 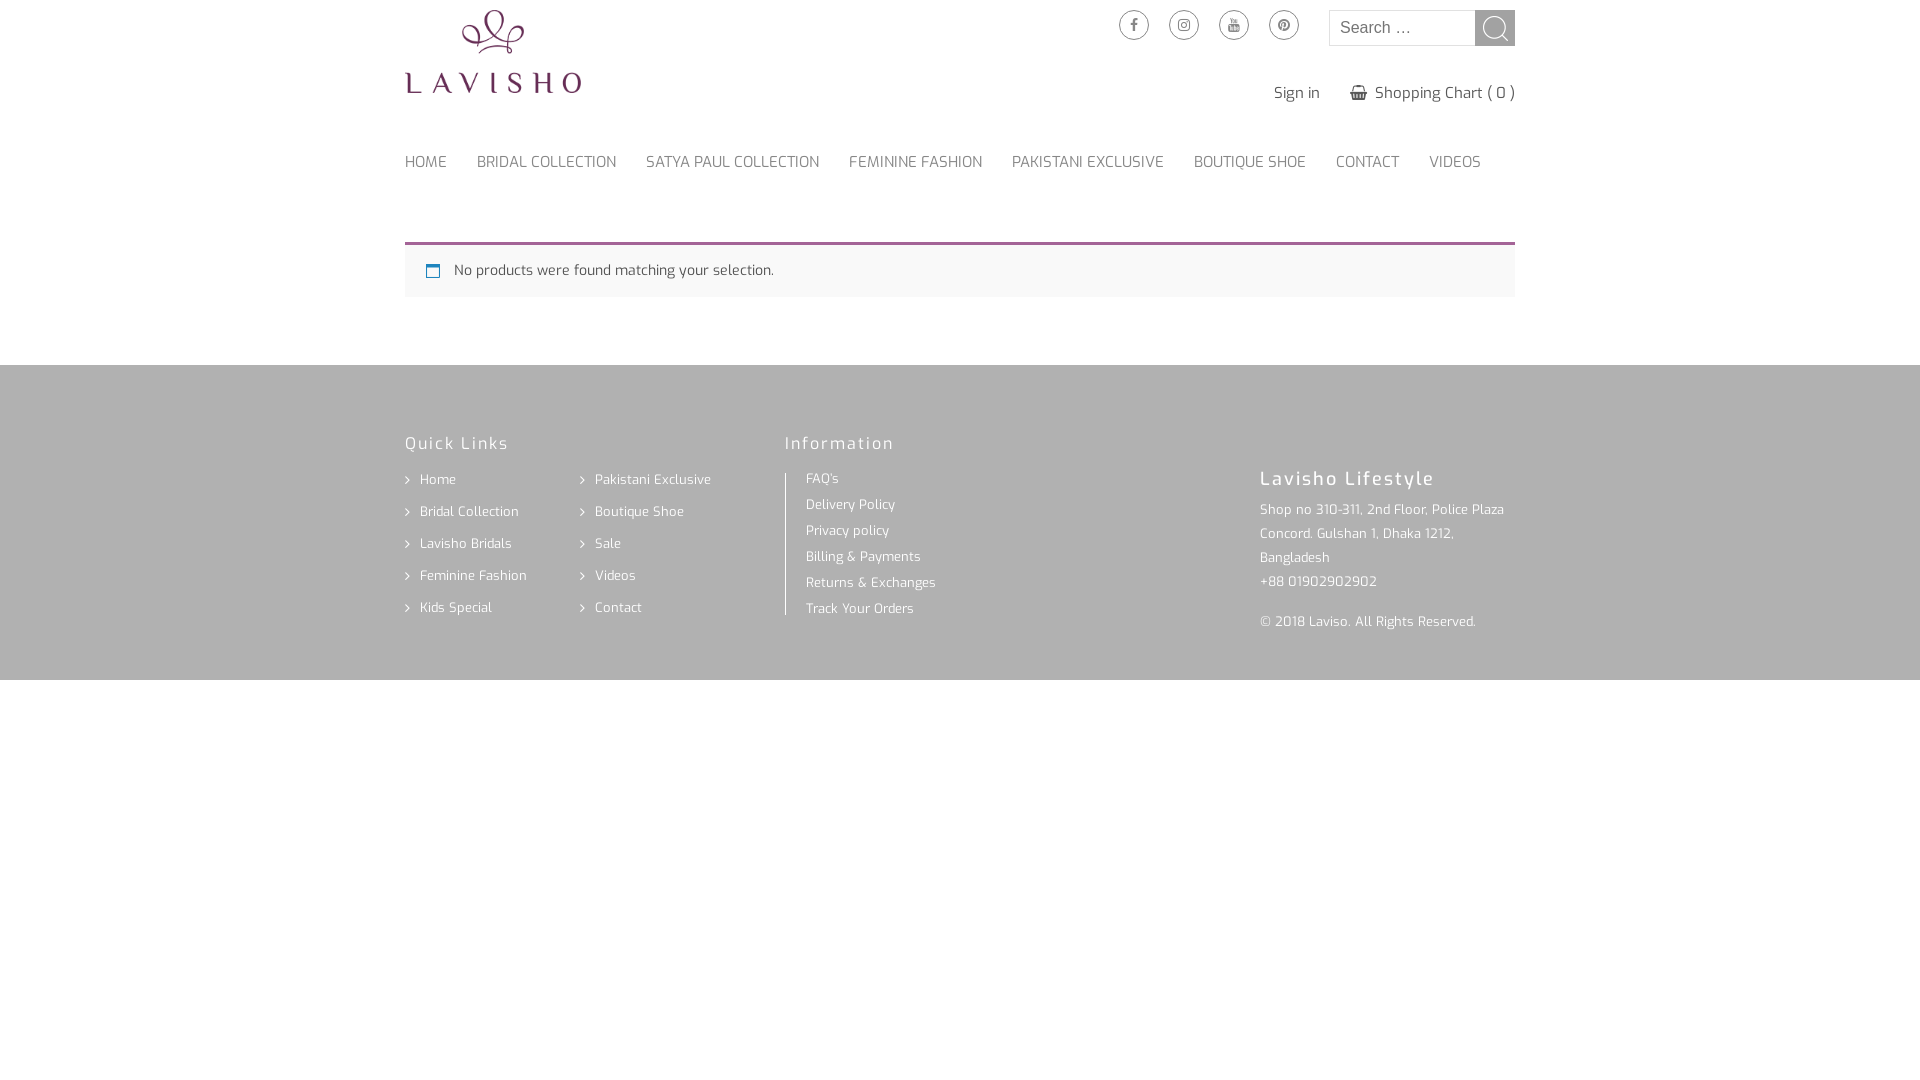 I want to click on 'BRIDAL COLLECTION', so click(x=560, y=161).